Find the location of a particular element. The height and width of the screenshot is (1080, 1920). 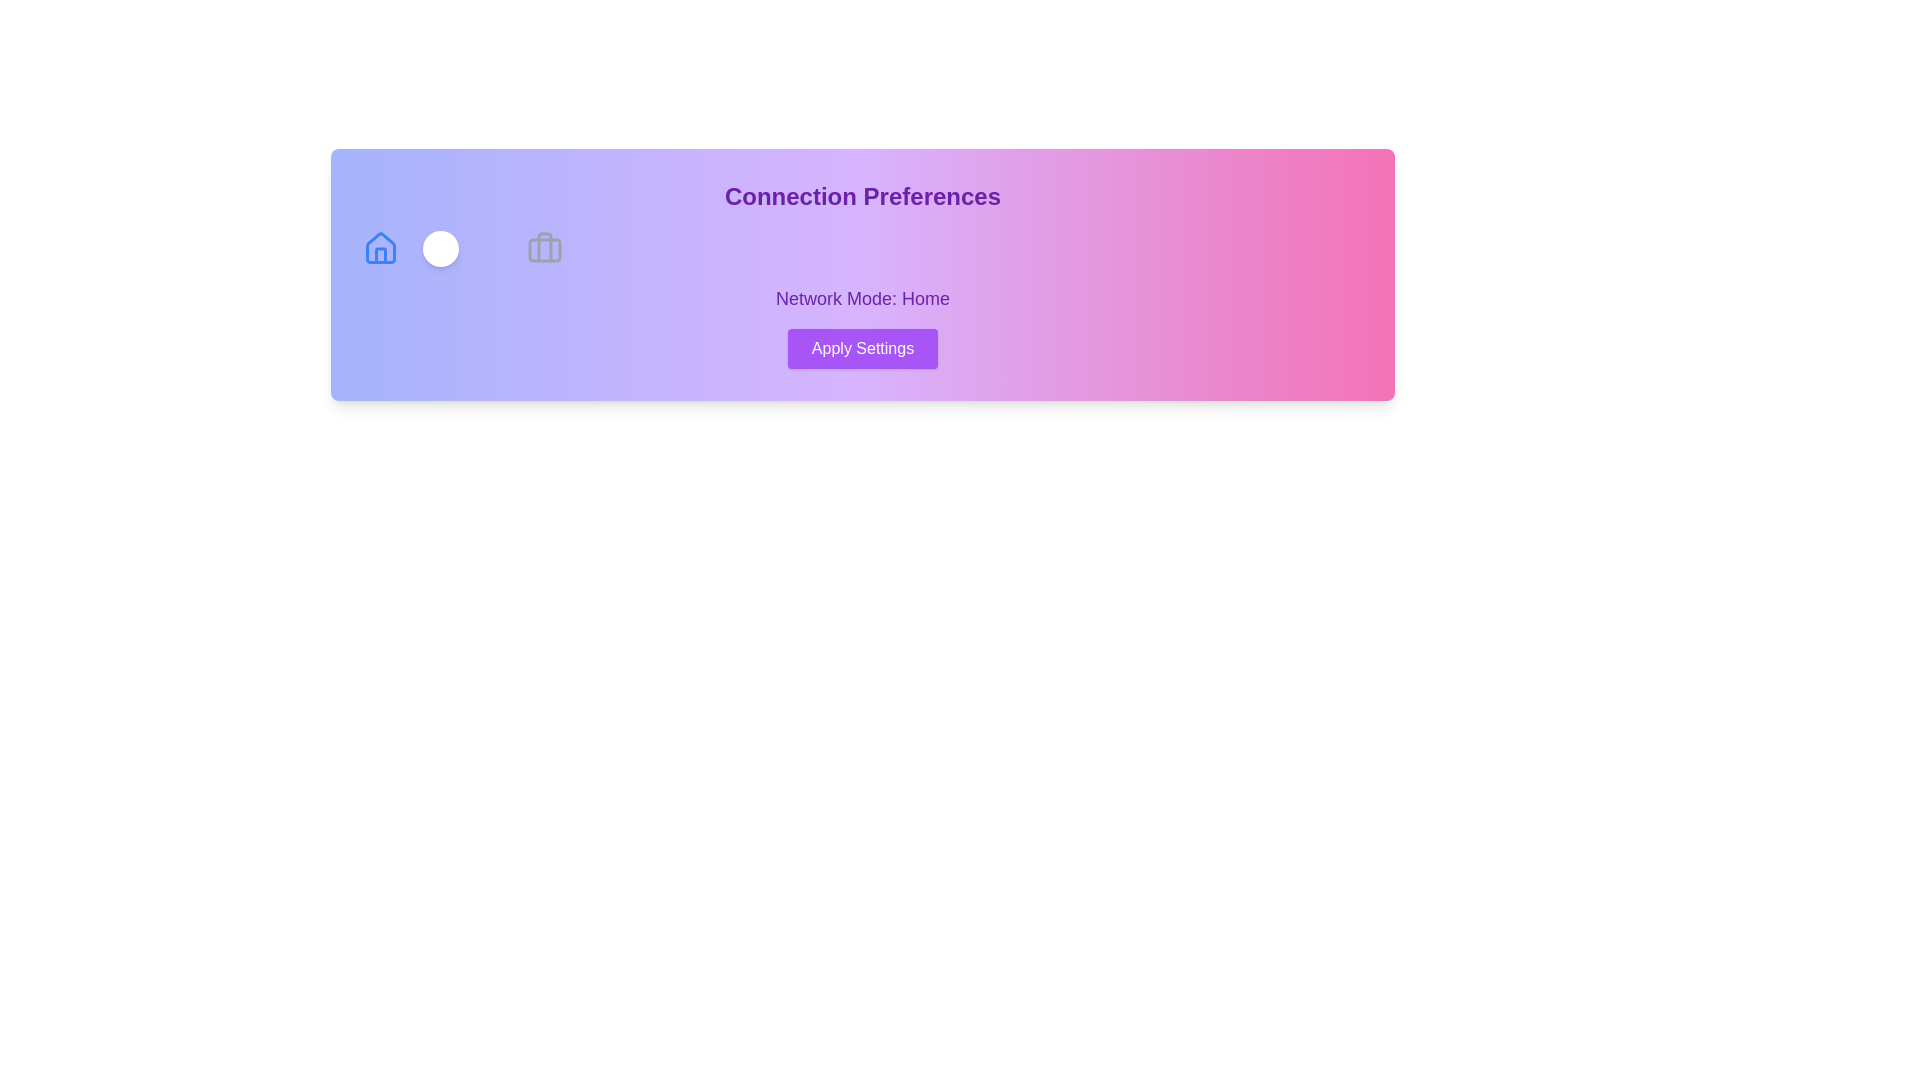

the 'Network Mode: Home' text to focus or select it is located at coordinates (863, 299).